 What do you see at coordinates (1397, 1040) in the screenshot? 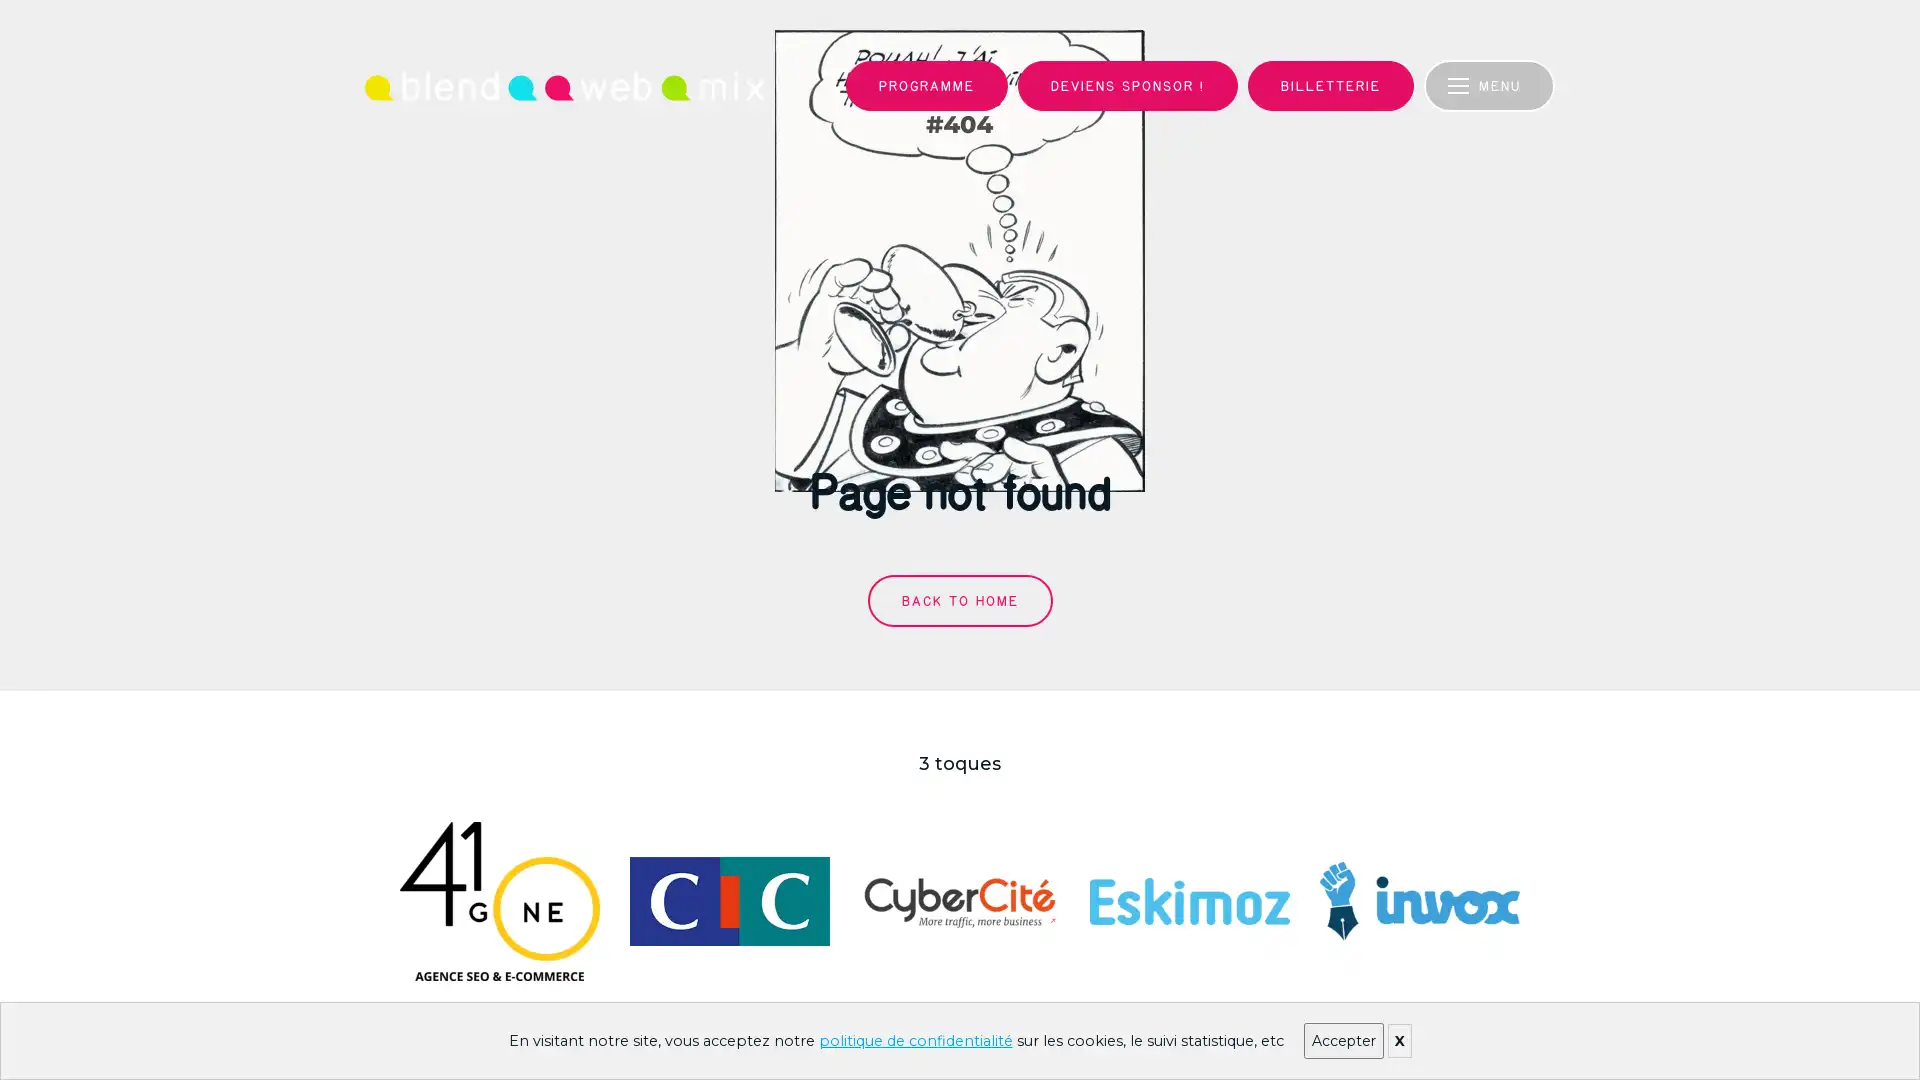
I see `X` at bounding box center [1397, 1040].